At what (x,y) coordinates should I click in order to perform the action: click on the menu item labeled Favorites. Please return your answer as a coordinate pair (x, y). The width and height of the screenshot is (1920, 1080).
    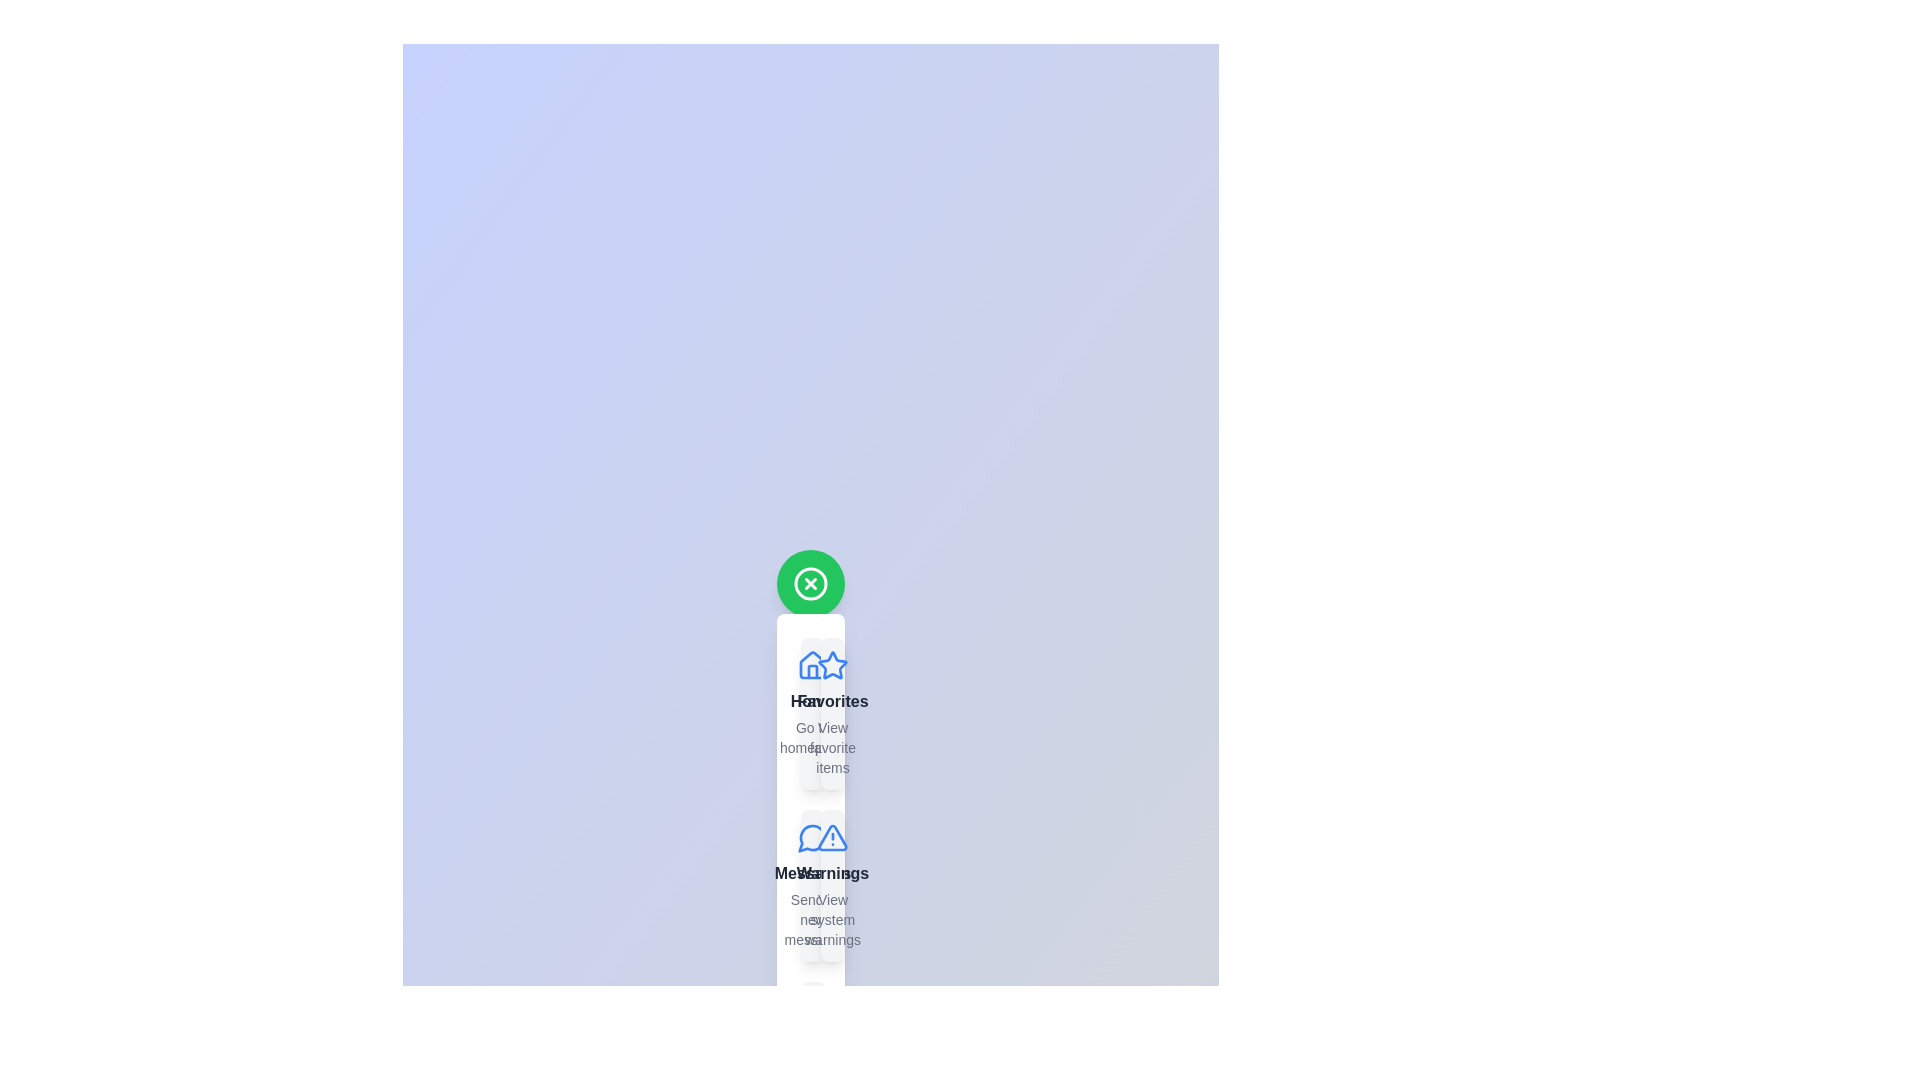
    Looking at the image, I should click on (833, 712).